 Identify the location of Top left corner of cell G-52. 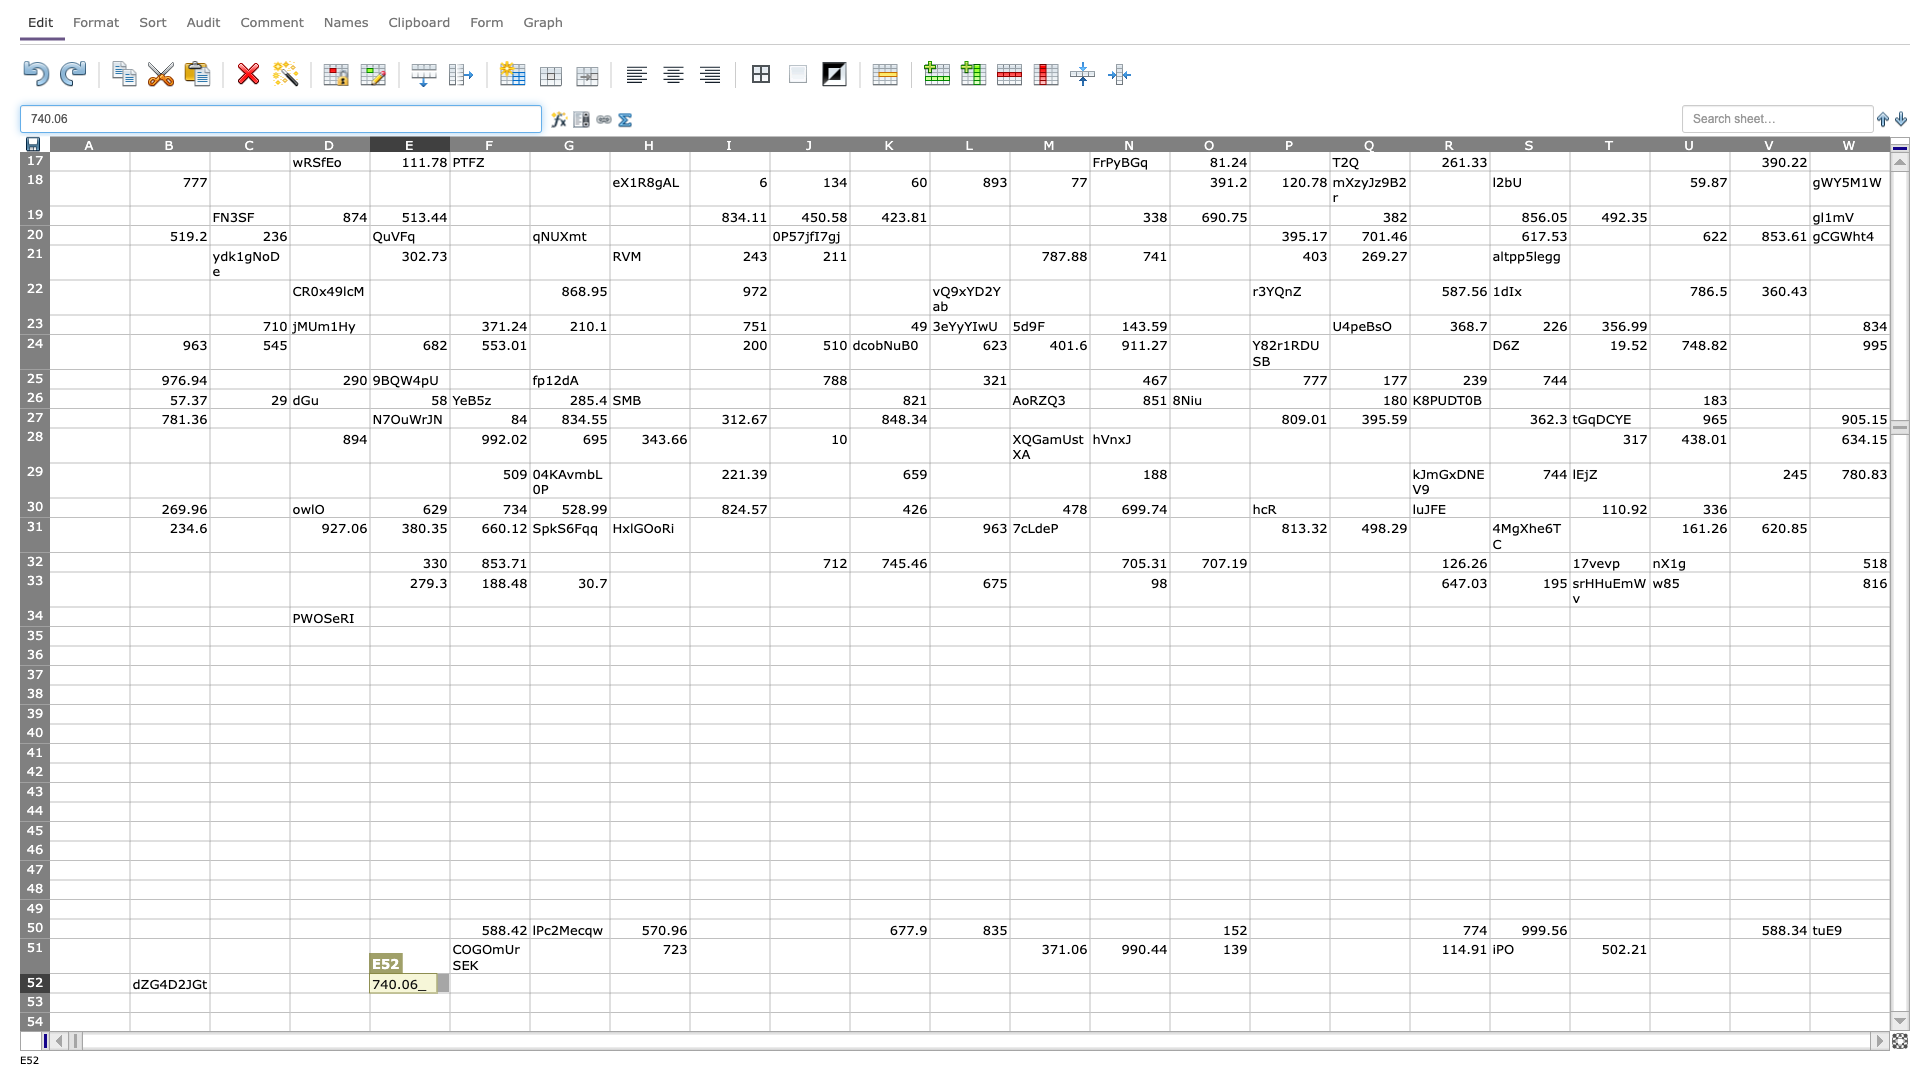
(529, 972).